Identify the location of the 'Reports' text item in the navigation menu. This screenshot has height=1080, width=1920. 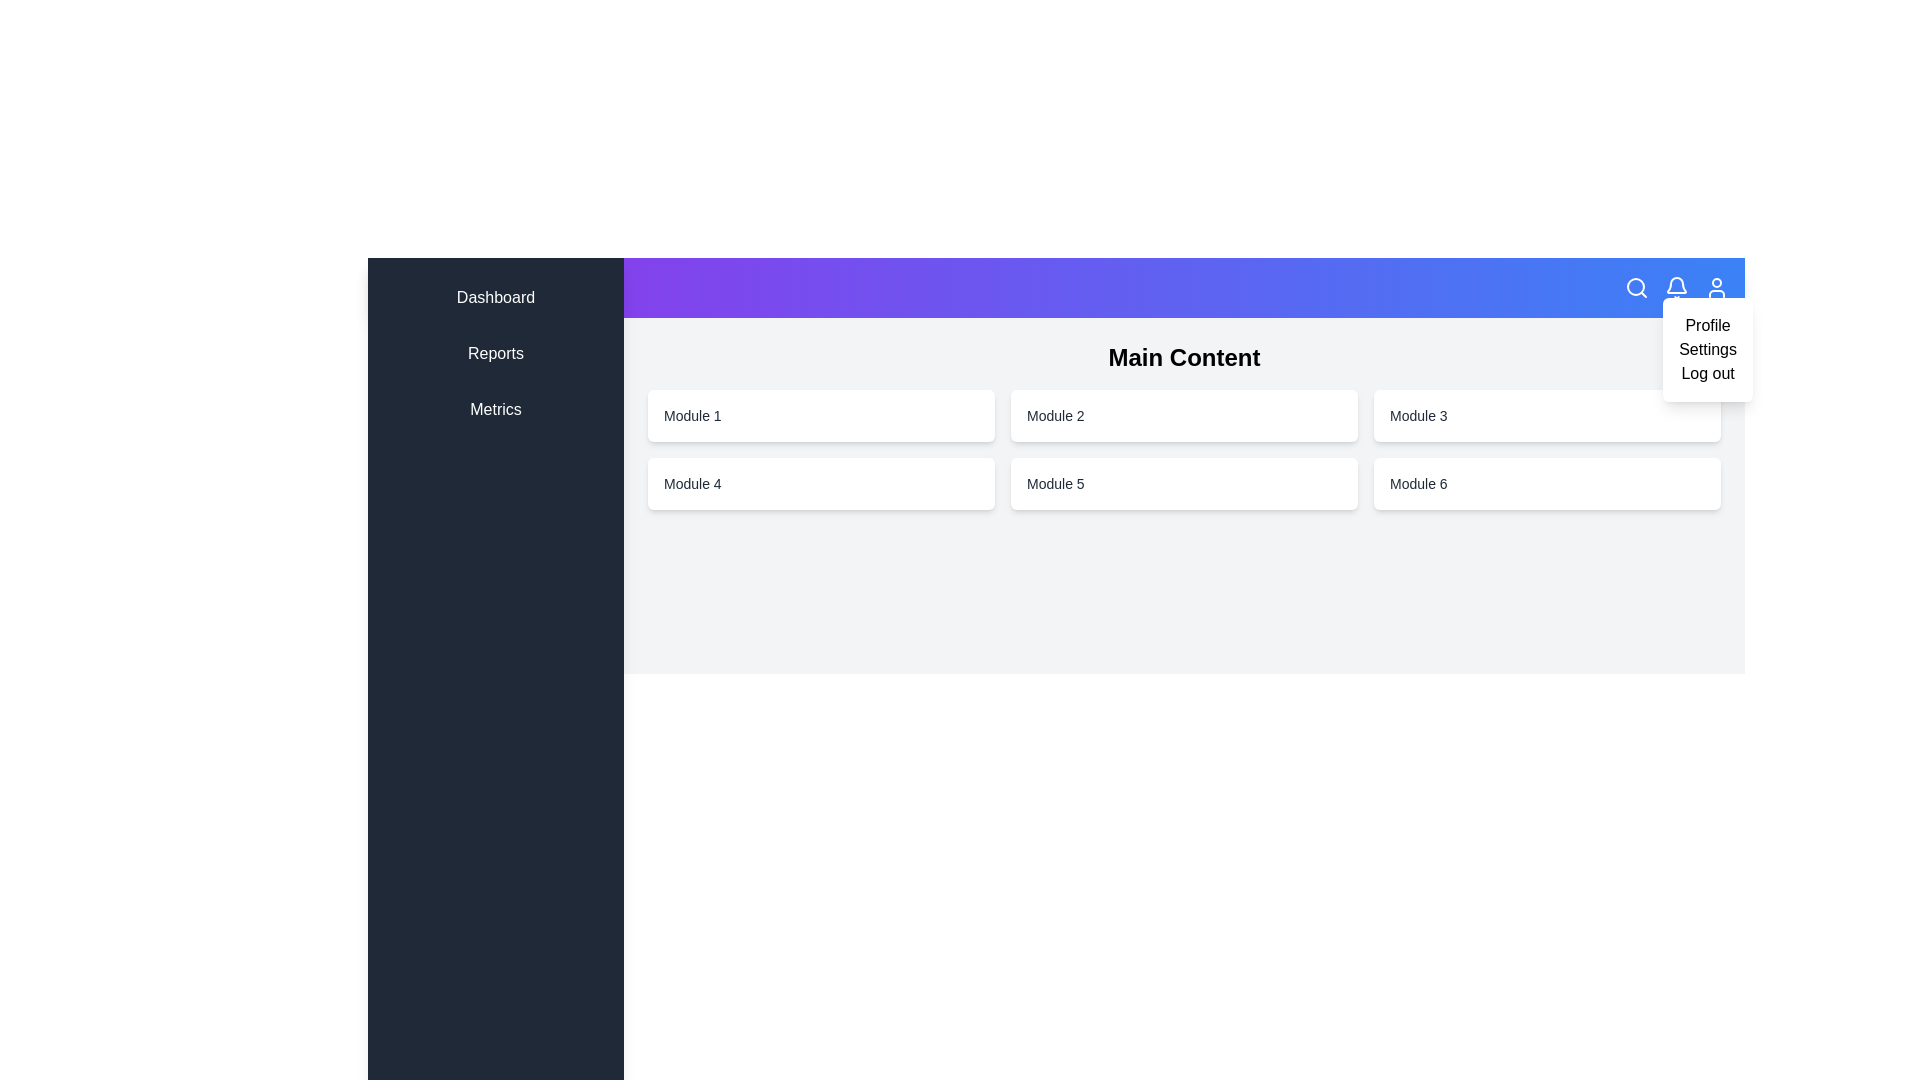
(495, 353).